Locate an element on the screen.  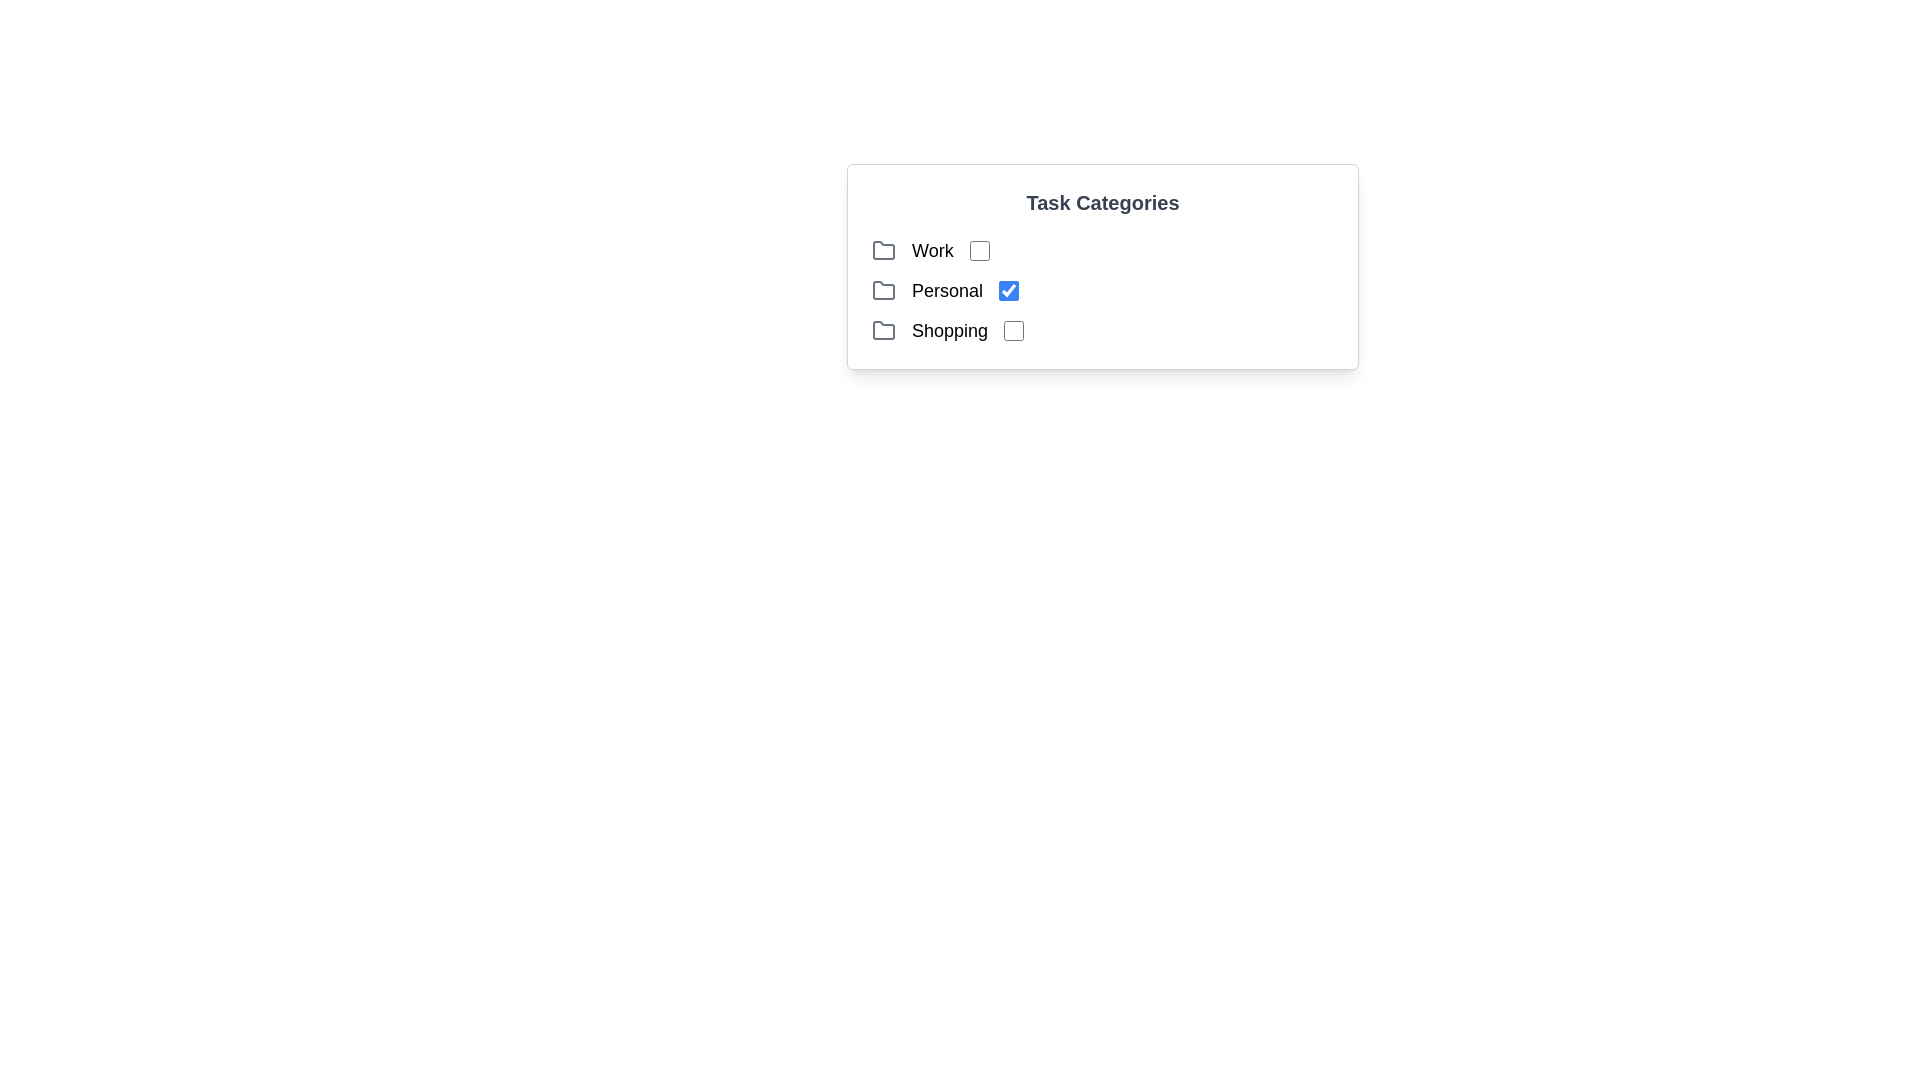
the rightmost checkbox in the group containing a folder icon and the text 'Shopping' to observe additional effects is located at coordinates (1014, 330).